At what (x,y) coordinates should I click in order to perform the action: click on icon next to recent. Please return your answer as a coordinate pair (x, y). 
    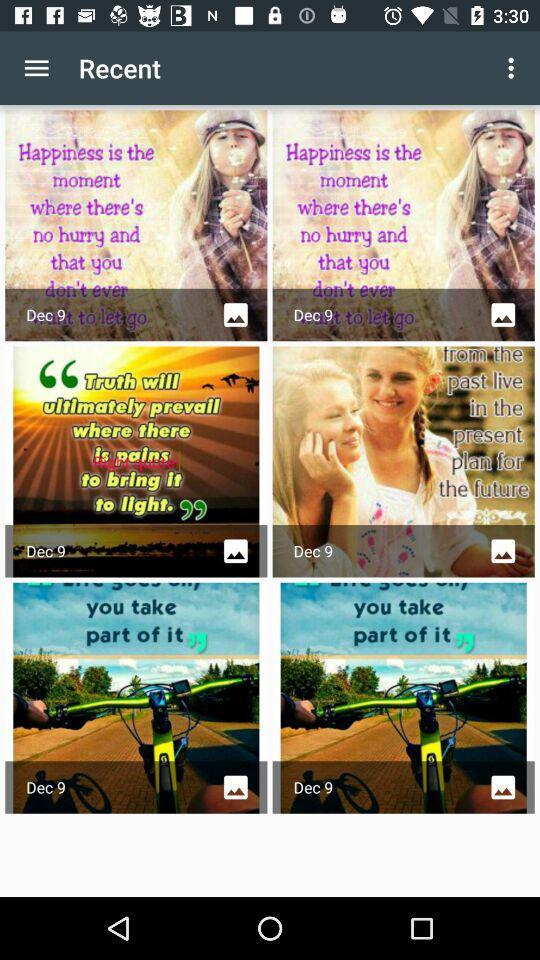
    Looking at the image, I should click on (513, 68).